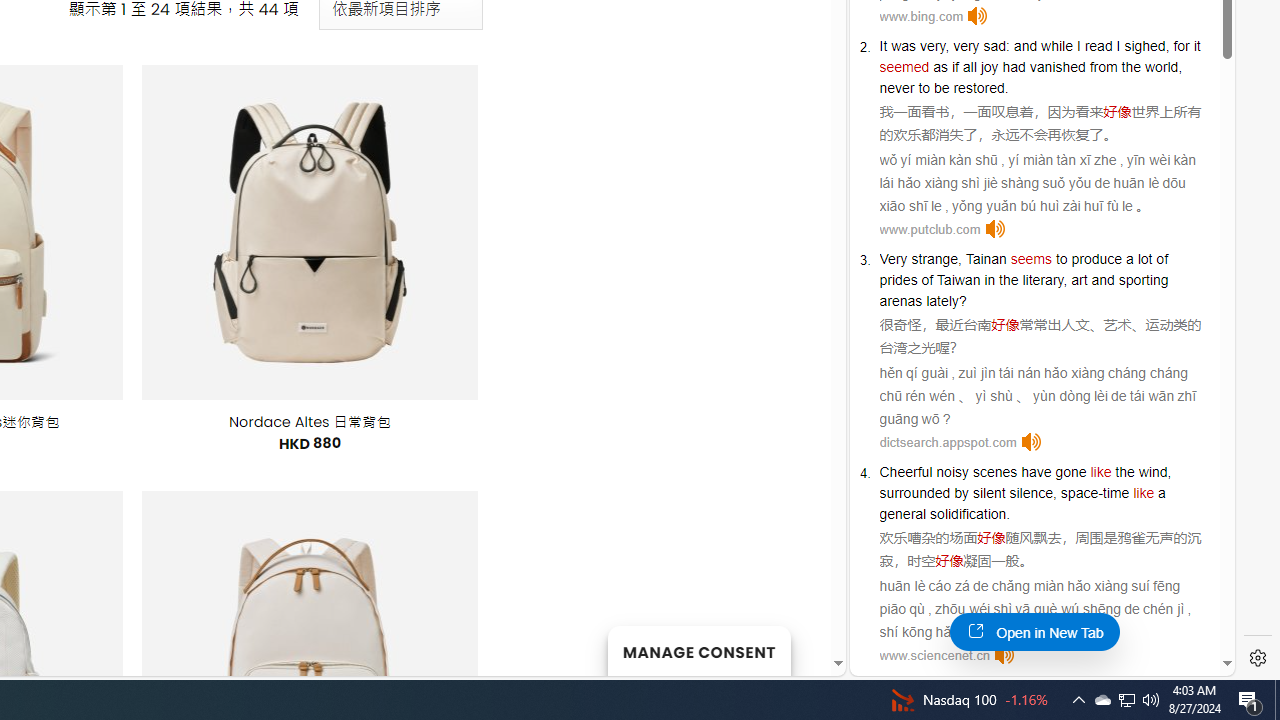 This screenshot has width=1280, height=720. What do you see at coordinates (1161, 65) in the screenshot?
I see `'world'` at bounding box center [1161, 65].